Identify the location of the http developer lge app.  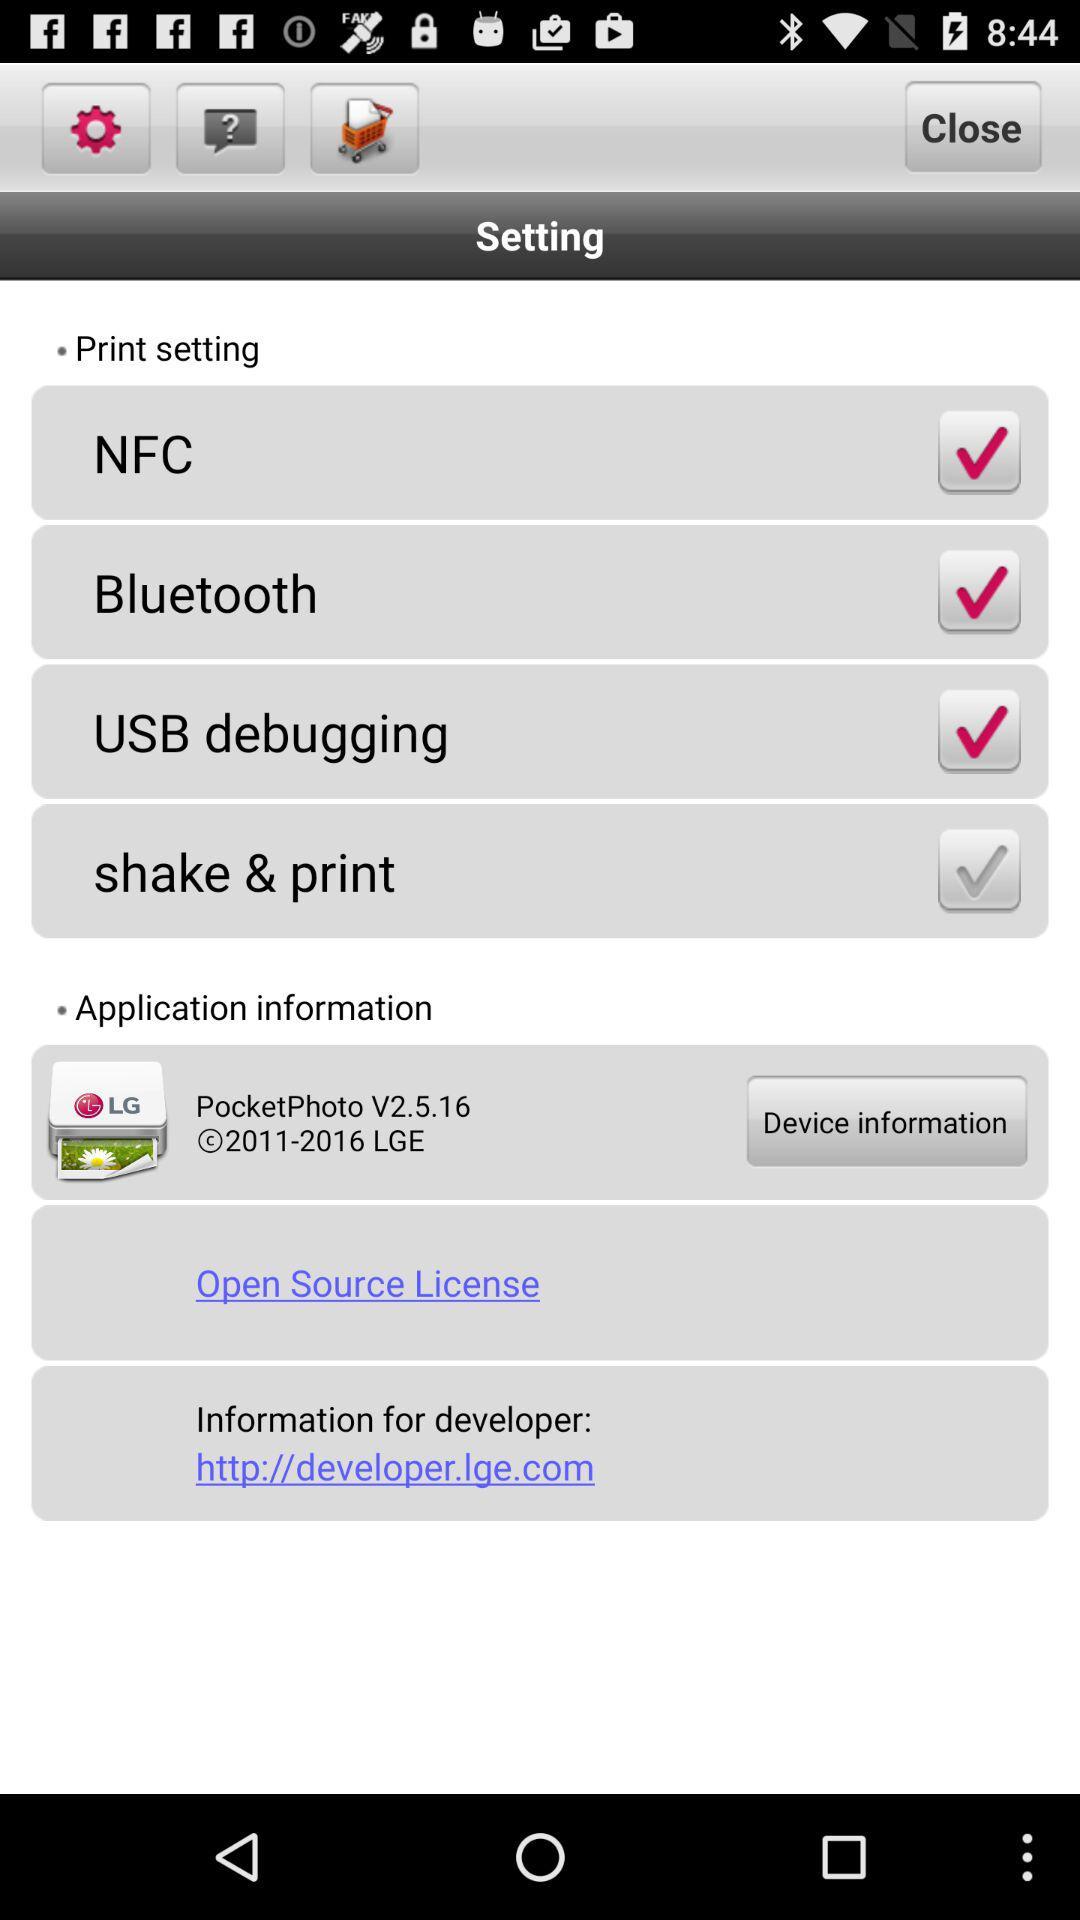
(613, 1466).